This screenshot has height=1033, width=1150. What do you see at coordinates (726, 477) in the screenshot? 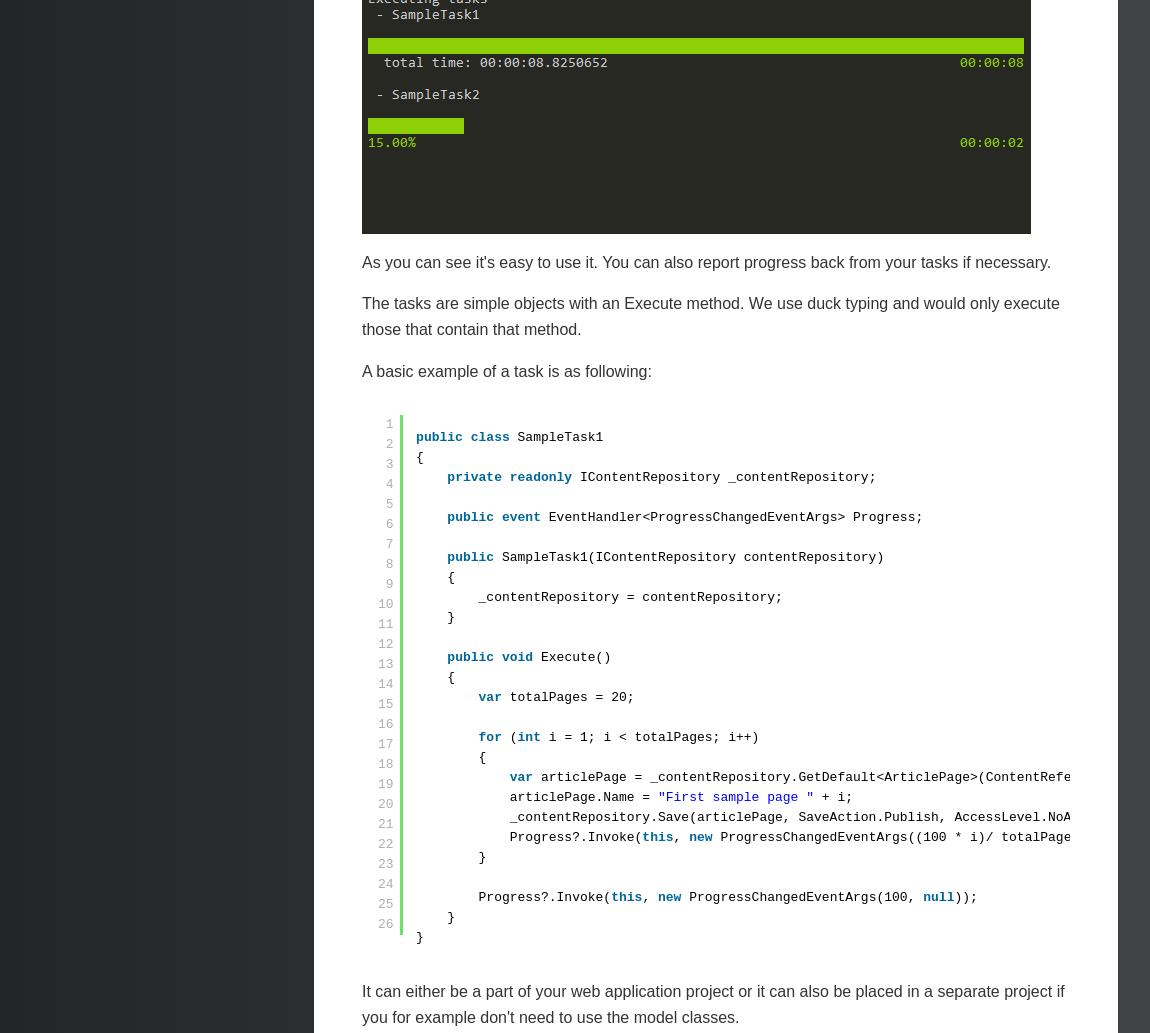
I see `'IContentRepository _contentRepository;'` at bounding box center [726, 477].